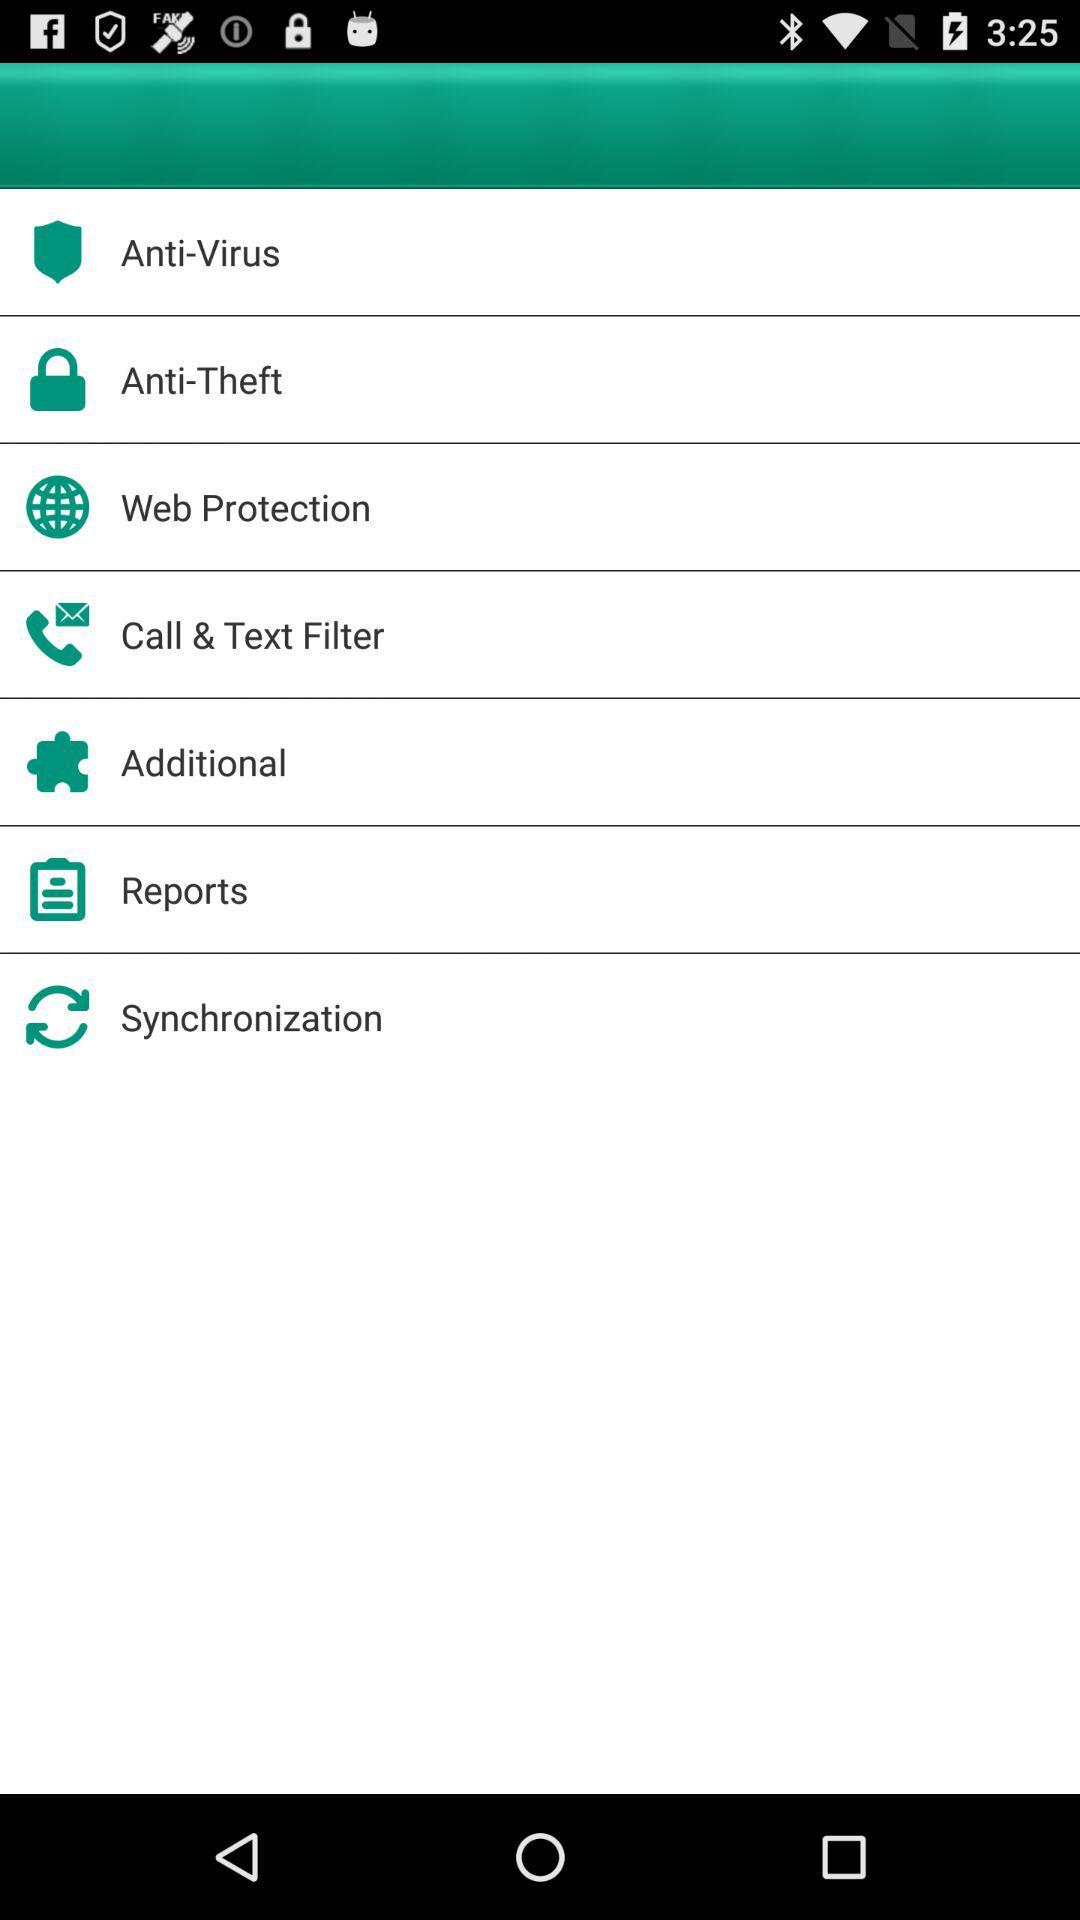 Image resolution: width=1080 pixels, height=1920 pixels. Describe the element at coordinates (184, 888) in the screenshot. I see `the item below the additional` at that location.